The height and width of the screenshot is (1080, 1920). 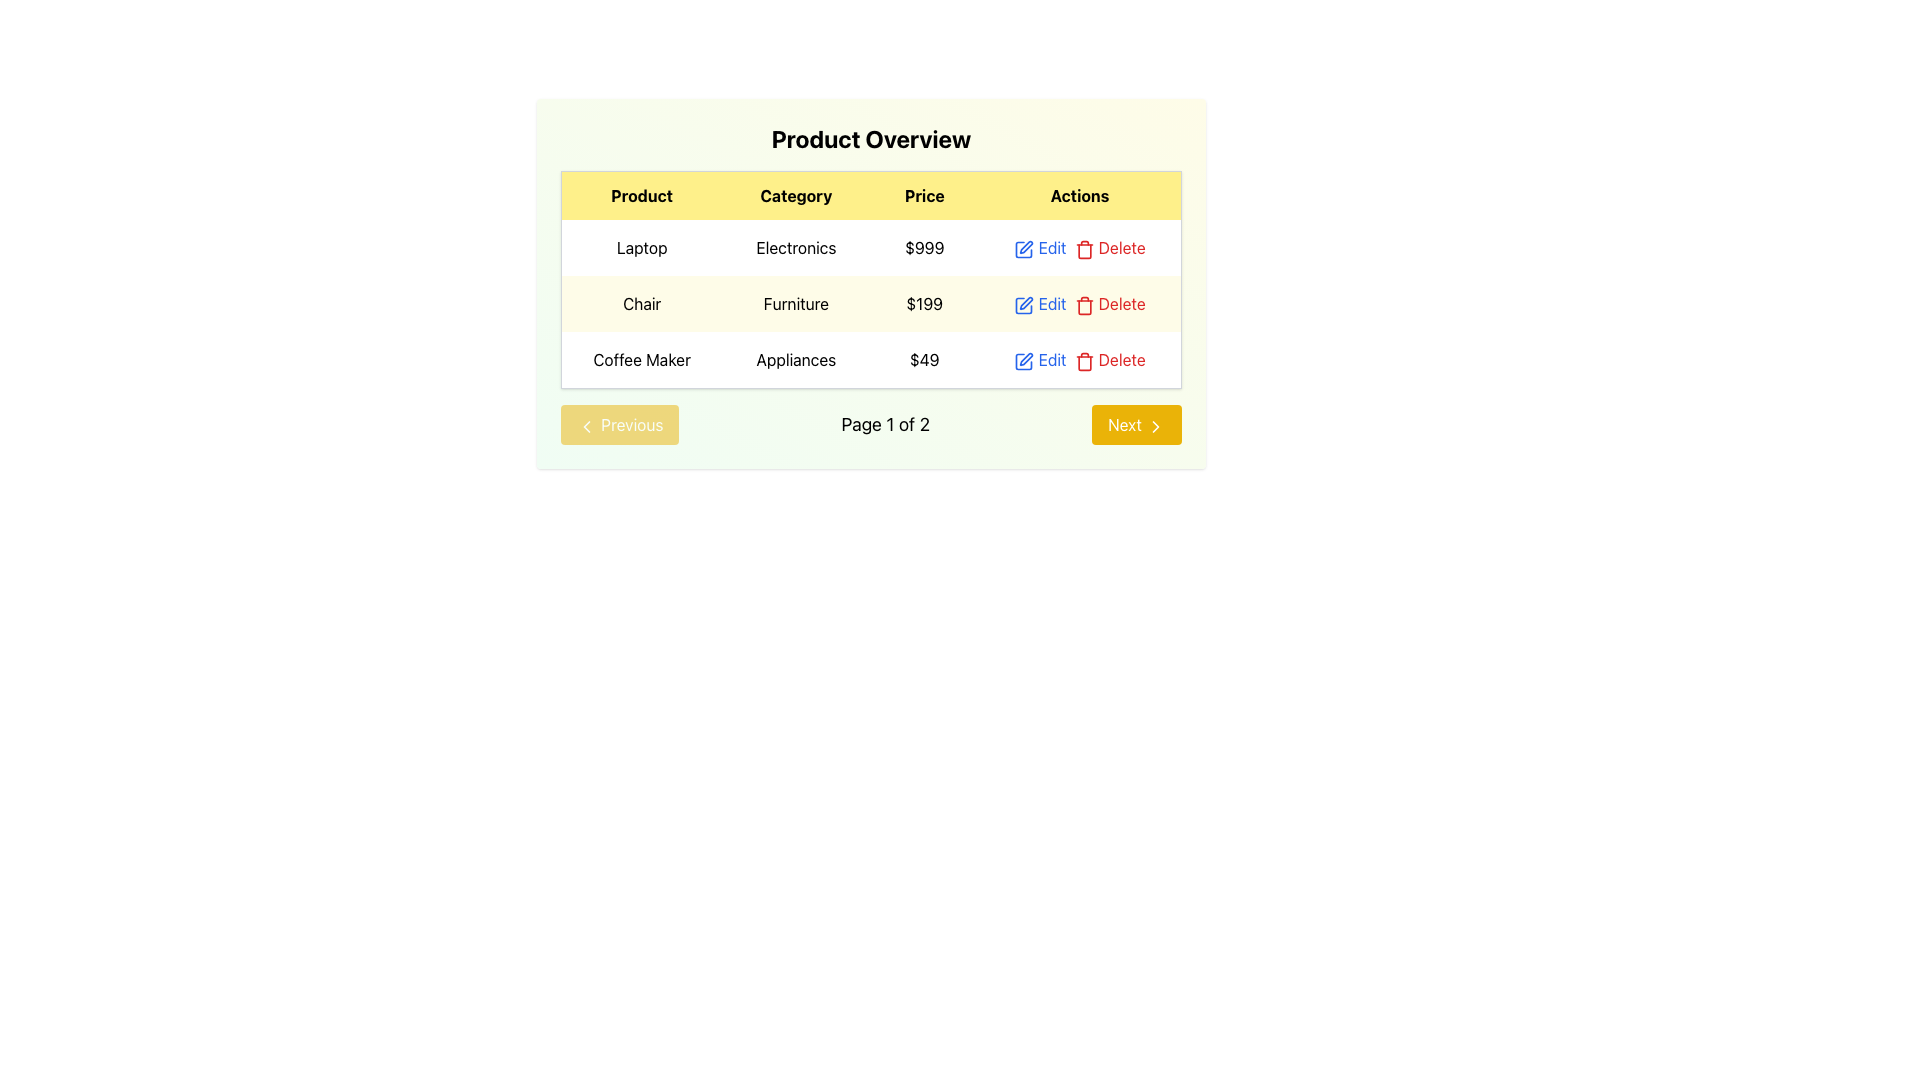 I want to click on the blue-highlighted 'Edit' text link with a pencil icon located in the 'Actions' column of the first row of the table to initiate editing, so click(x=1040, y=246).